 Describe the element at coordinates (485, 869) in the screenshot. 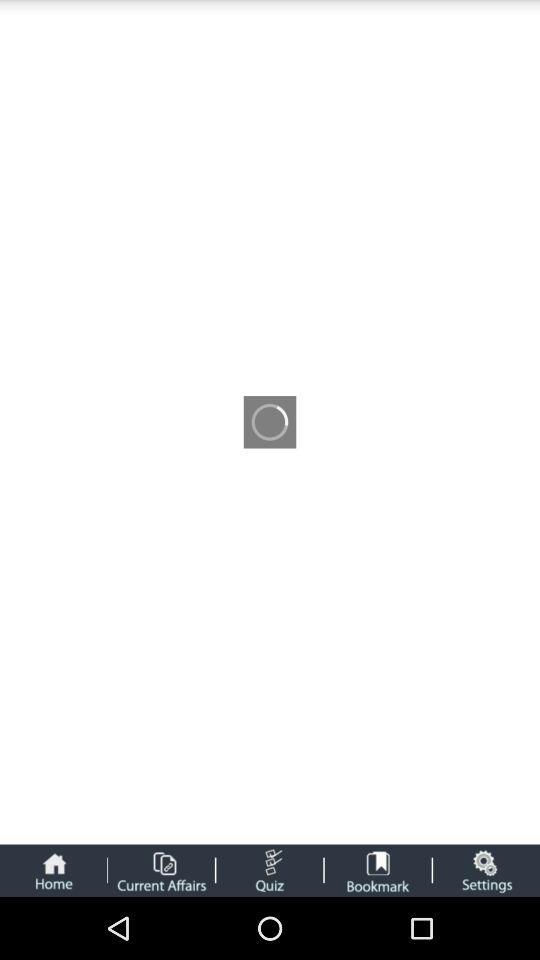

I see `settings button` at that location.